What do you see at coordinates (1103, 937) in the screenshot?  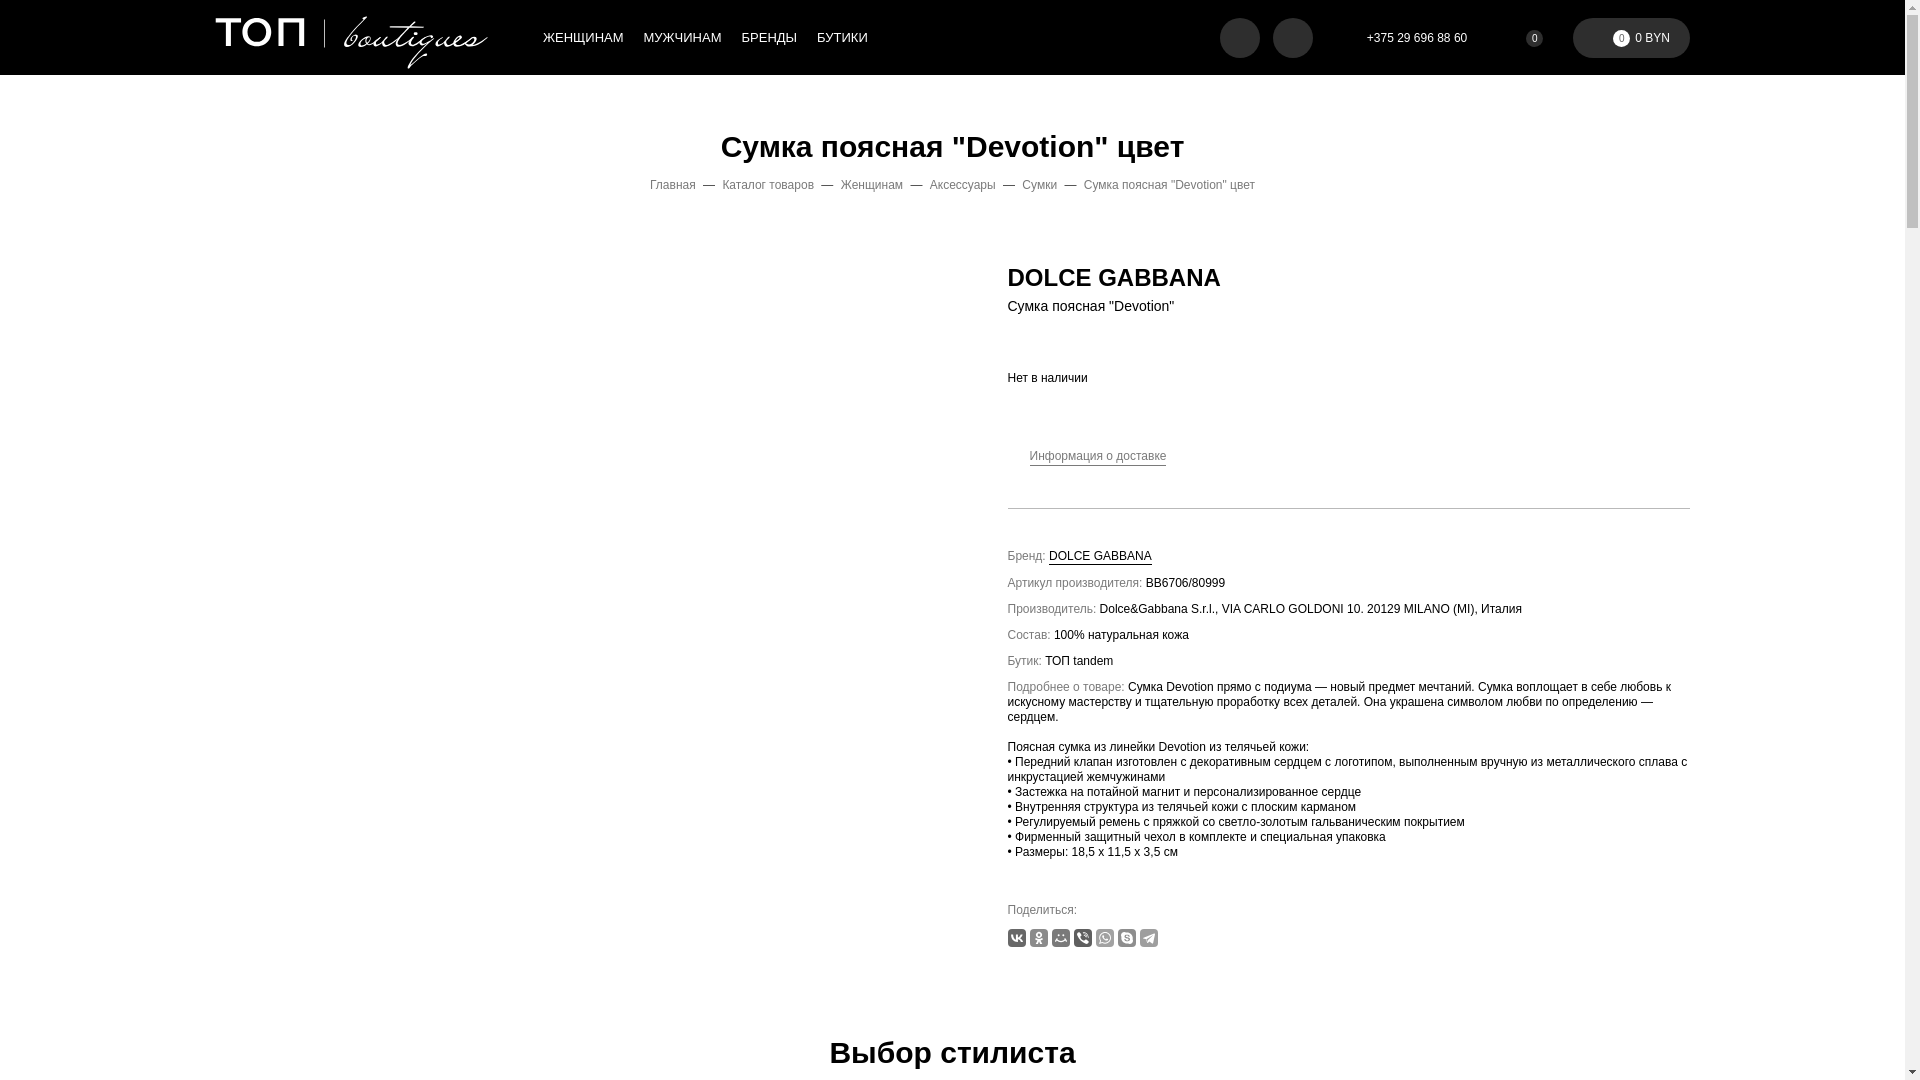 I see `'WhatsApp'` at bounding box center [1103, 937].